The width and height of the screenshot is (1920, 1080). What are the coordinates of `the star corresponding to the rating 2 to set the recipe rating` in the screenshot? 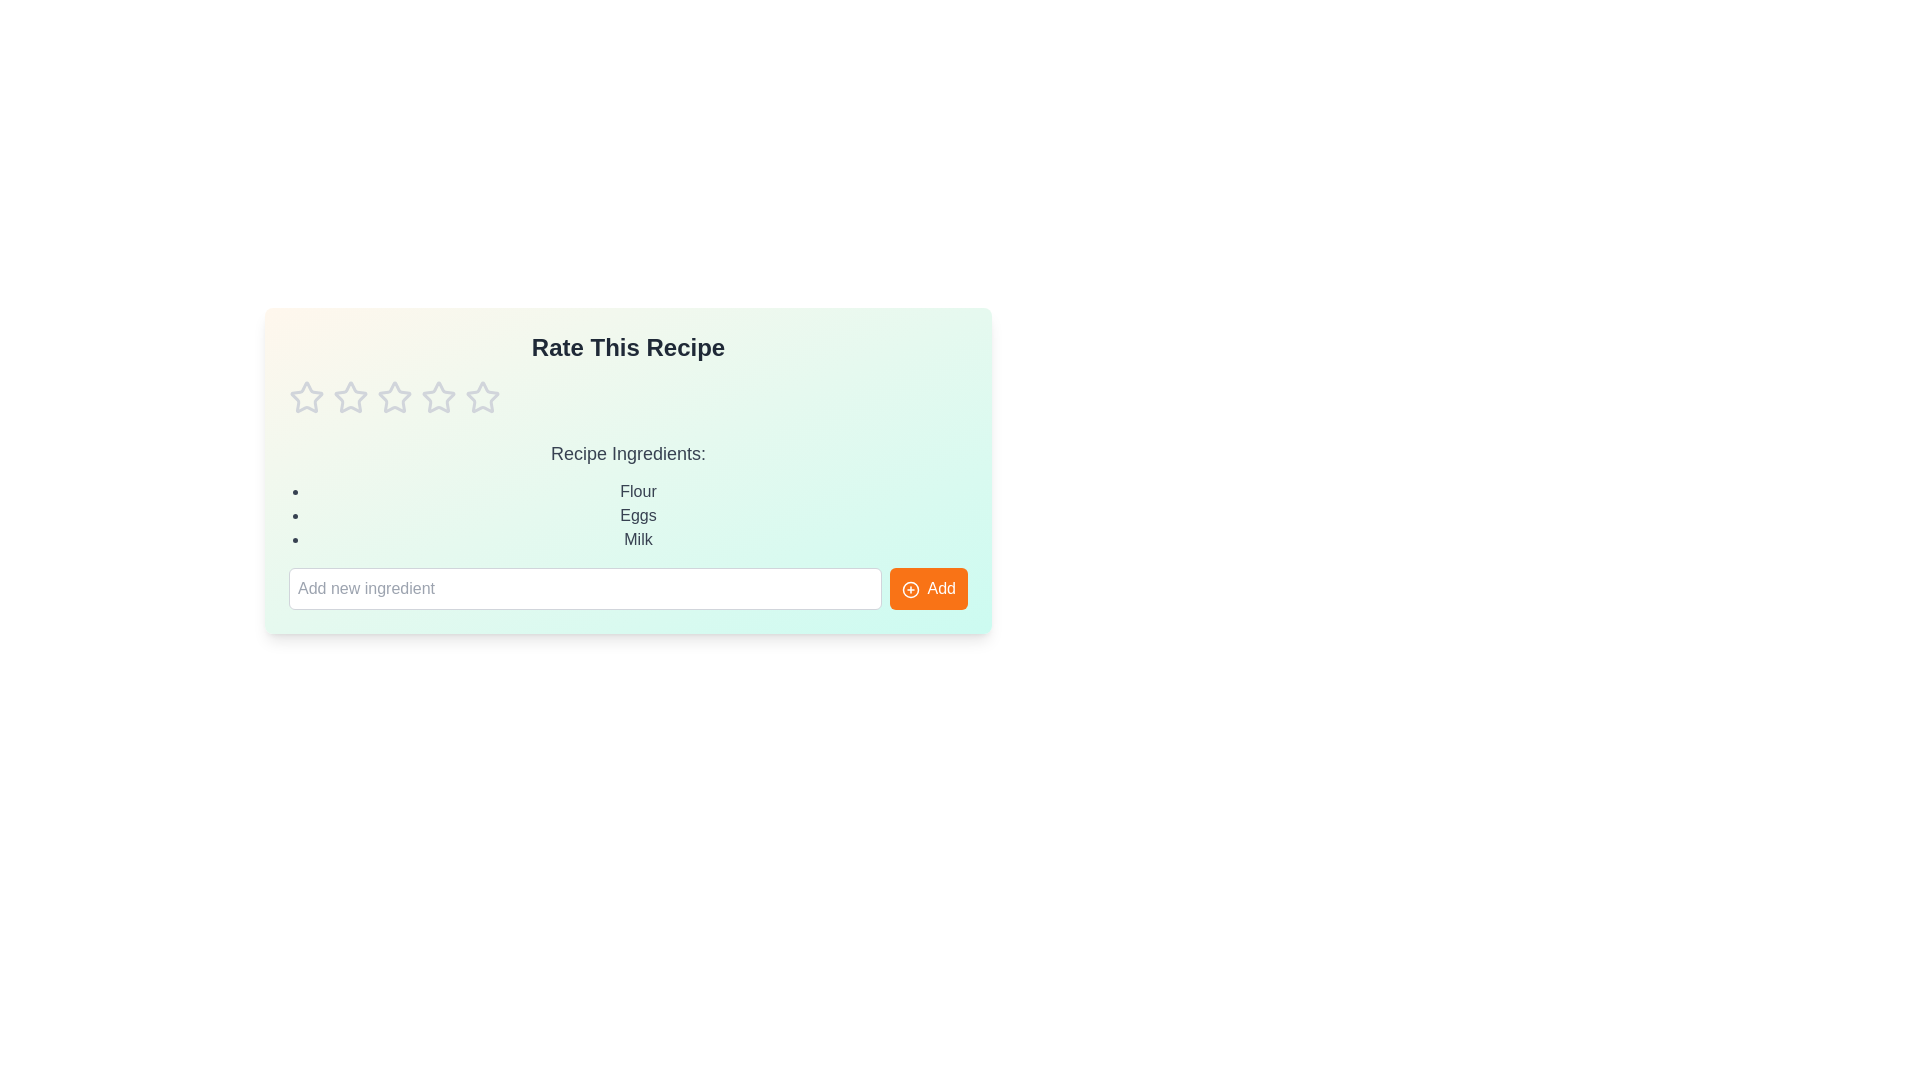 It's located at (350, 397).